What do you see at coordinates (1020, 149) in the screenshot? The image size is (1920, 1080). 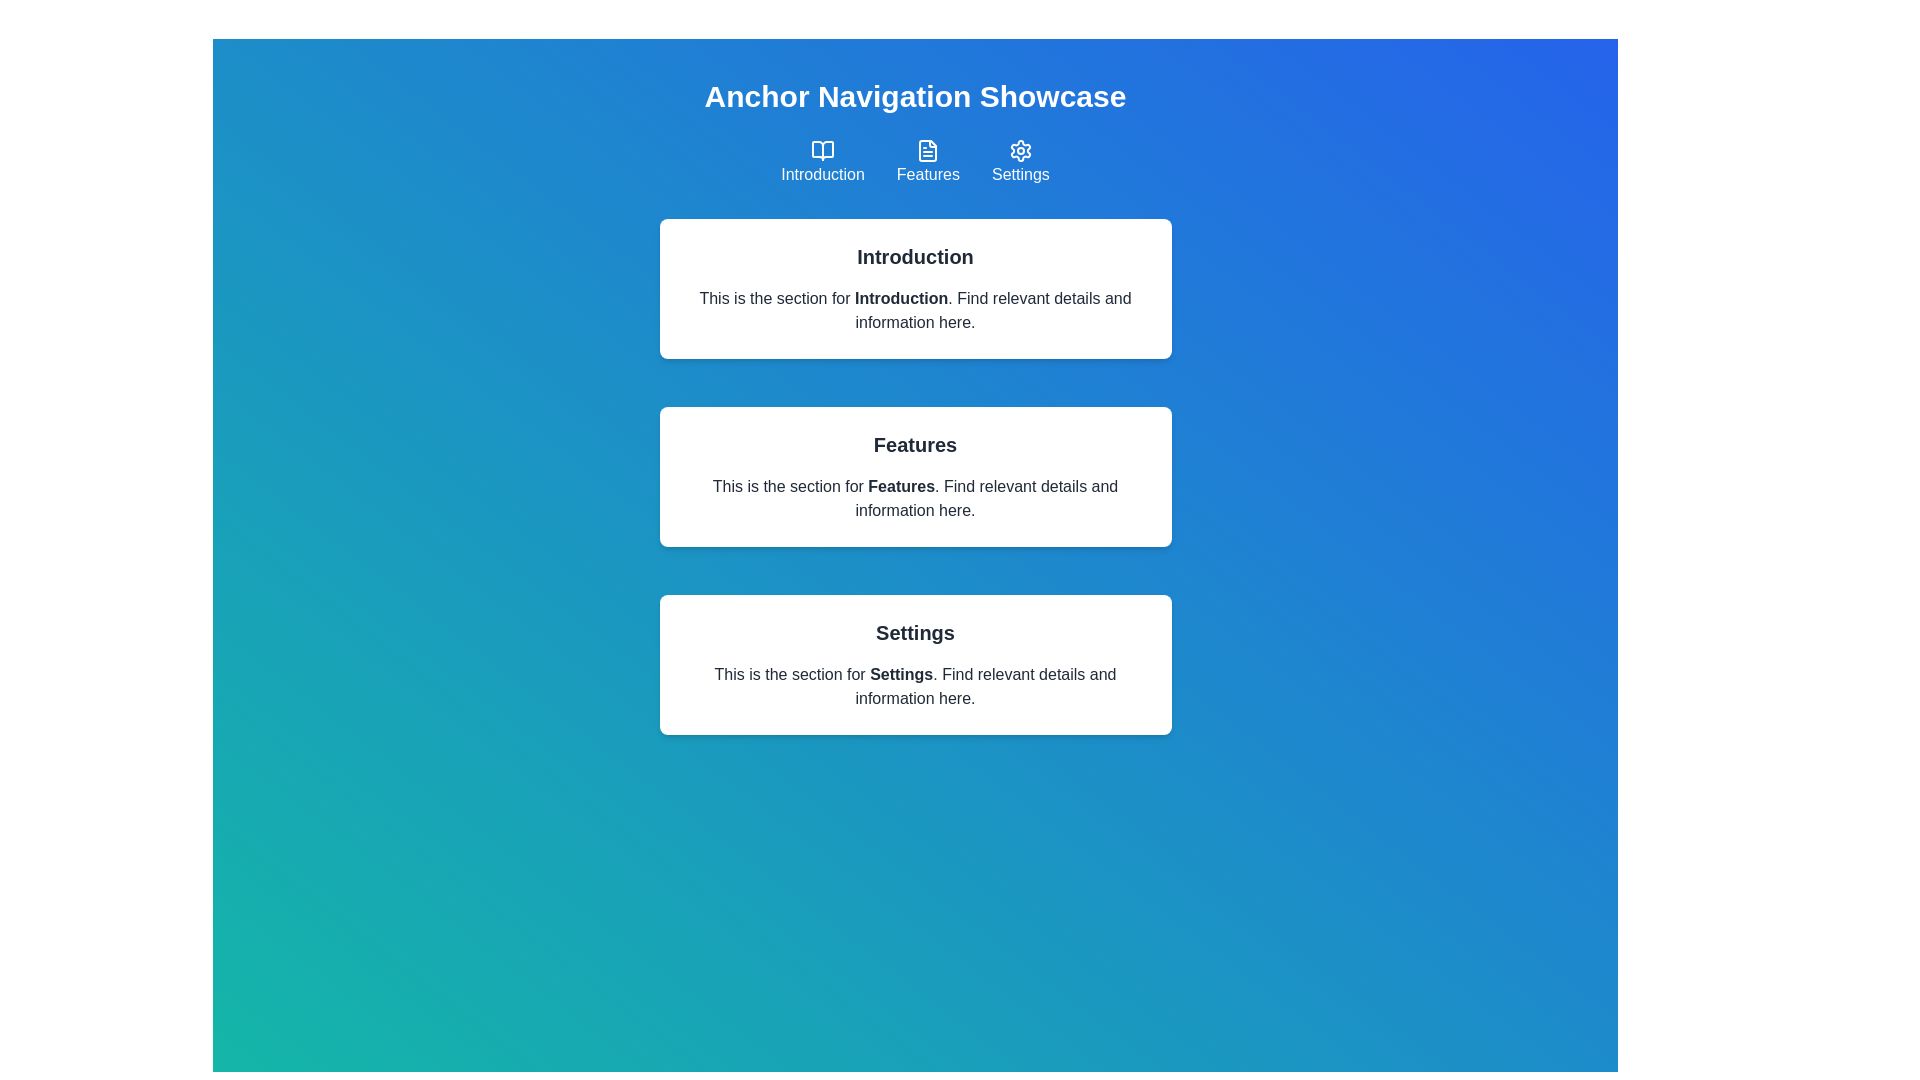 I see `the gear icon representing settings in the top horizontal menu bar` at bounding box center [1020, 149].